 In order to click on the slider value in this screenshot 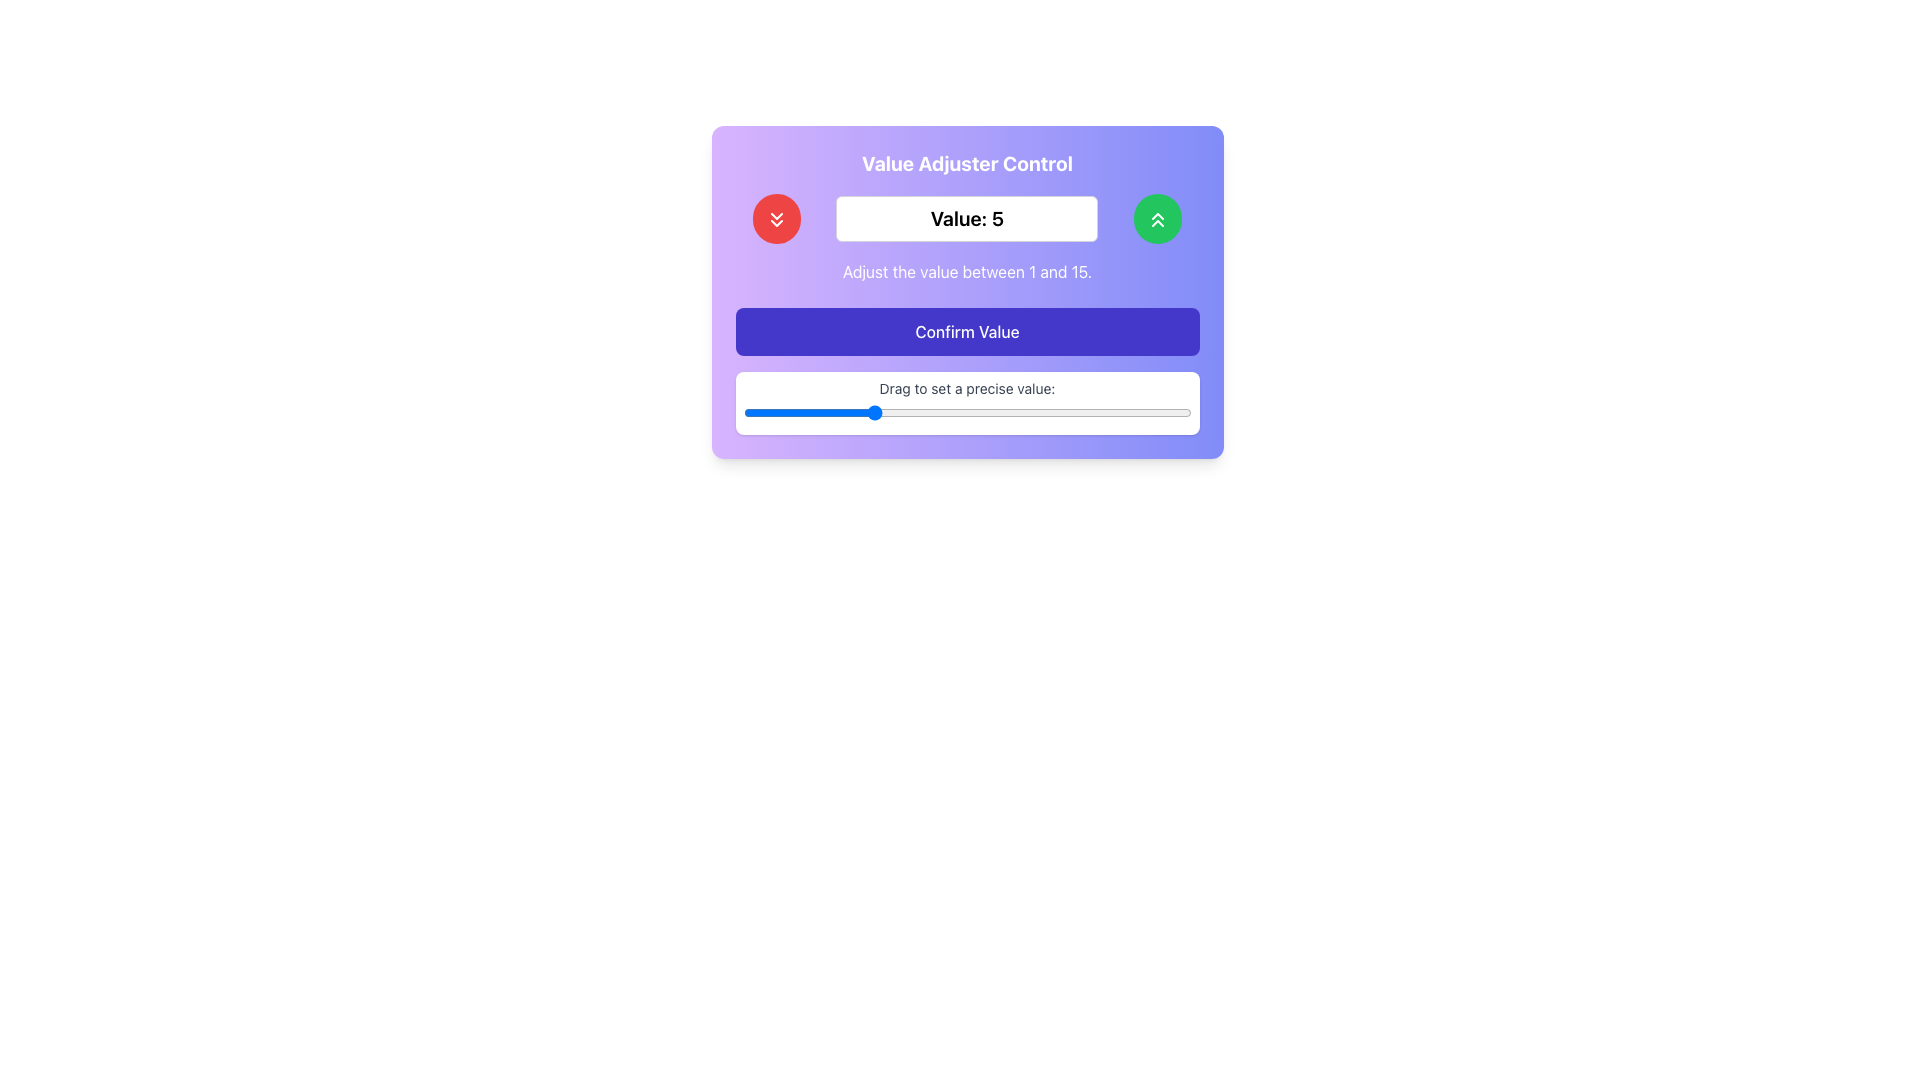, I will do `click(1094, 412)`.